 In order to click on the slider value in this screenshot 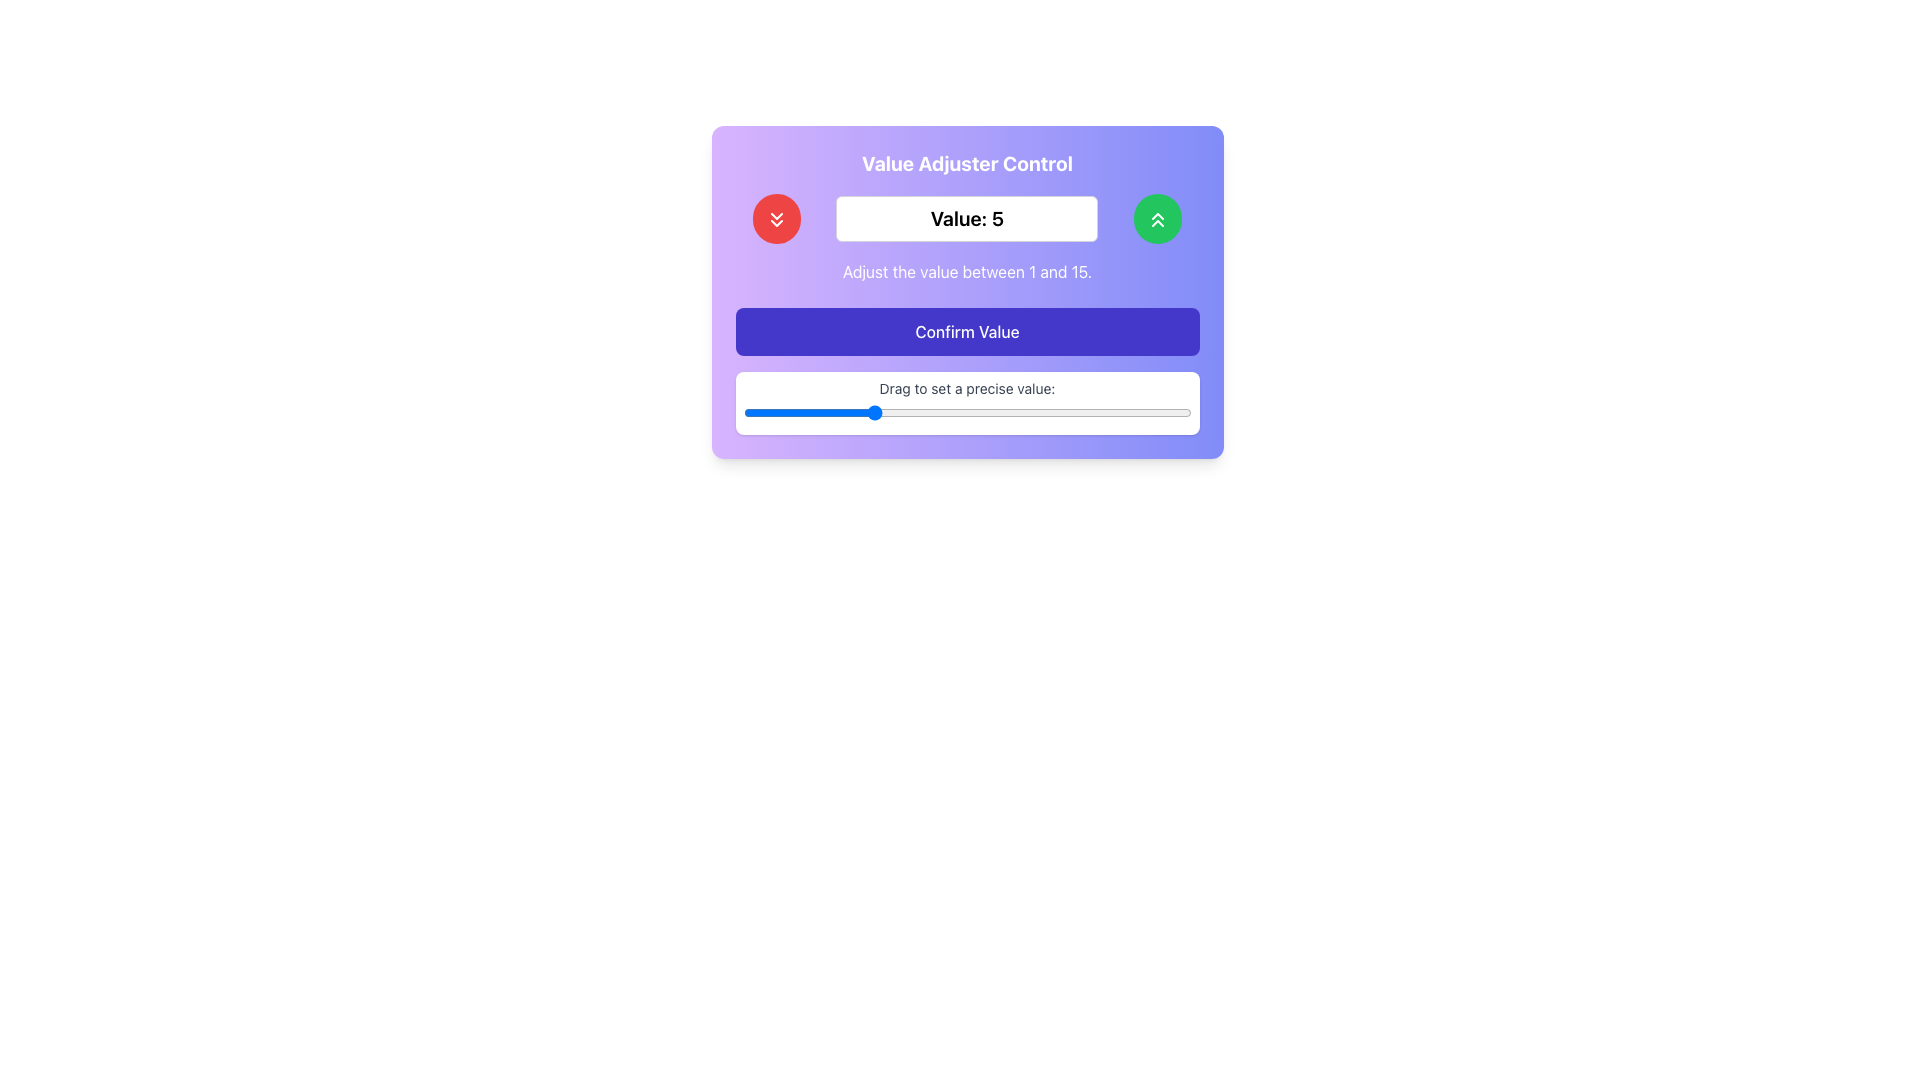, I will do `click(1094, 412)`.